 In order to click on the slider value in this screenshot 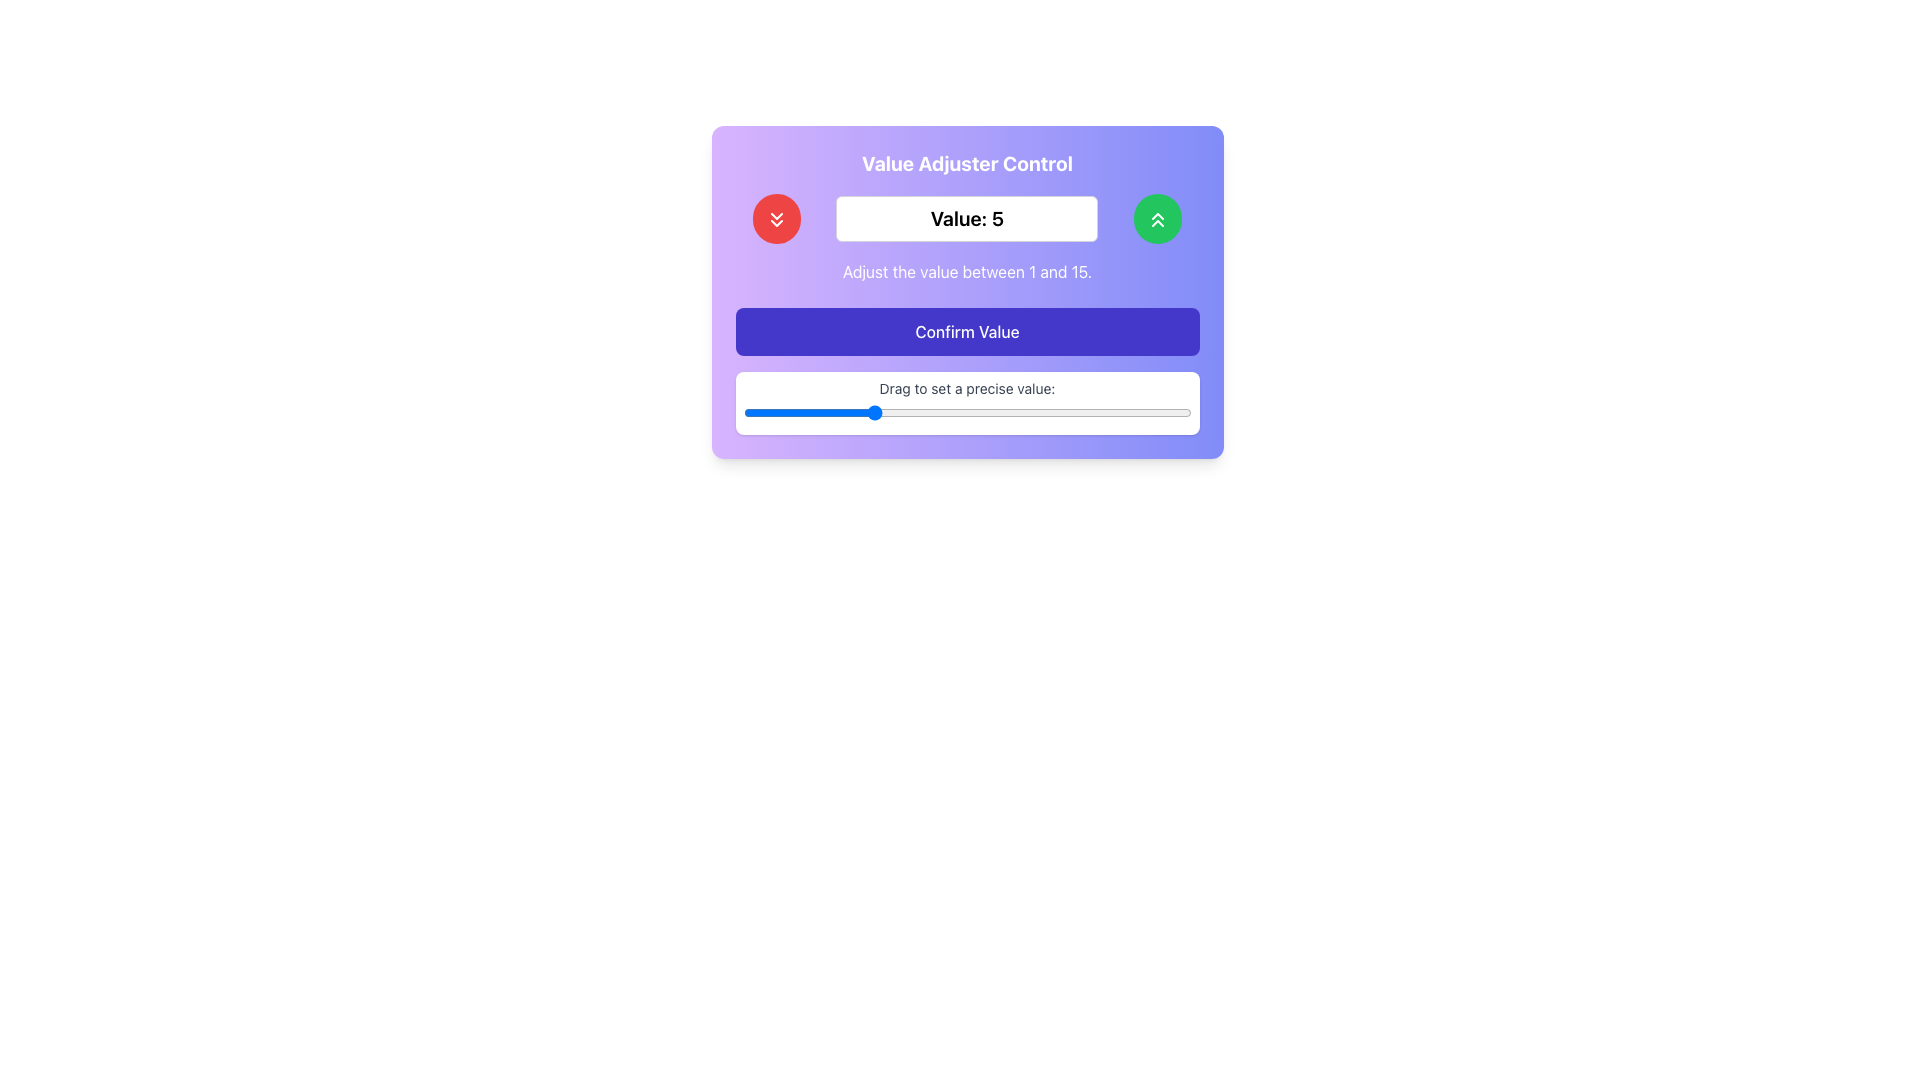, I will do `click(1094, 412)`.